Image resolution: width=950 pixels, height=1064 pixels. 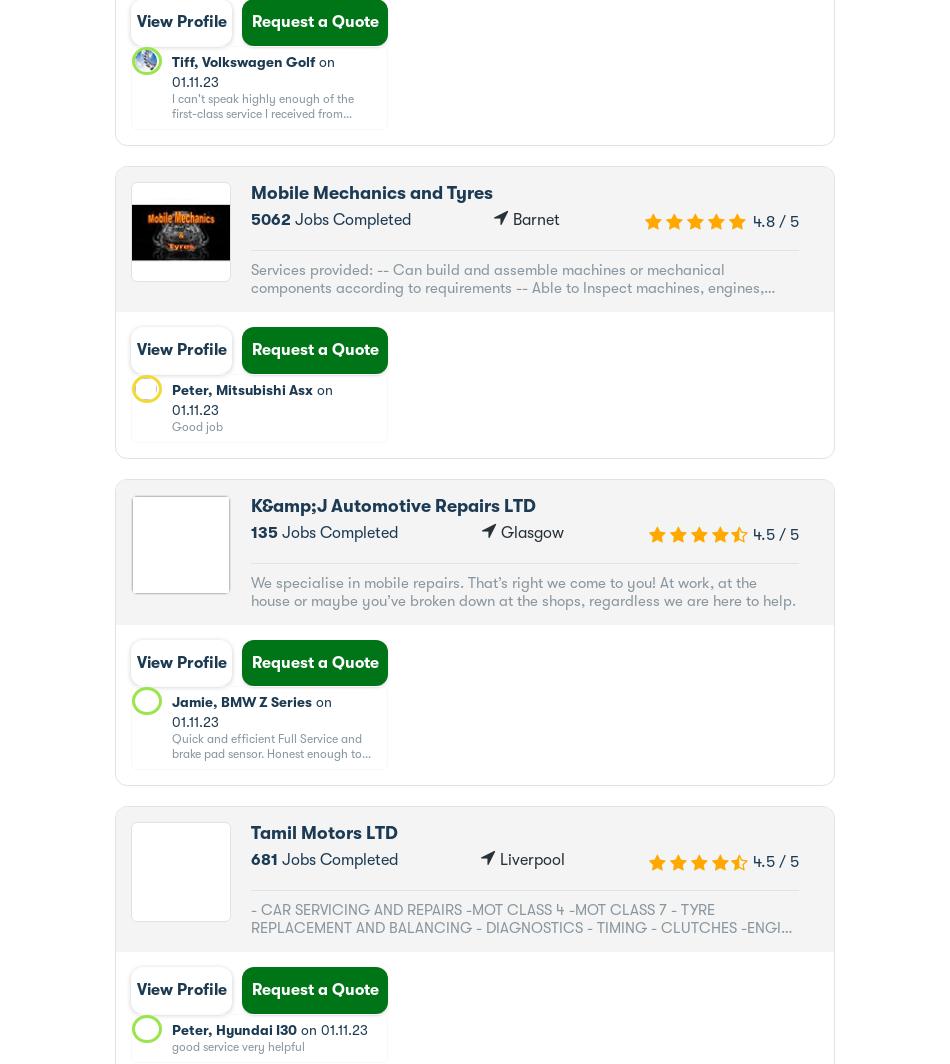 What do you see at coordinates (531, 532) in the screenshot?
I see `'Glasgow'` at bounding box center [531, 532].